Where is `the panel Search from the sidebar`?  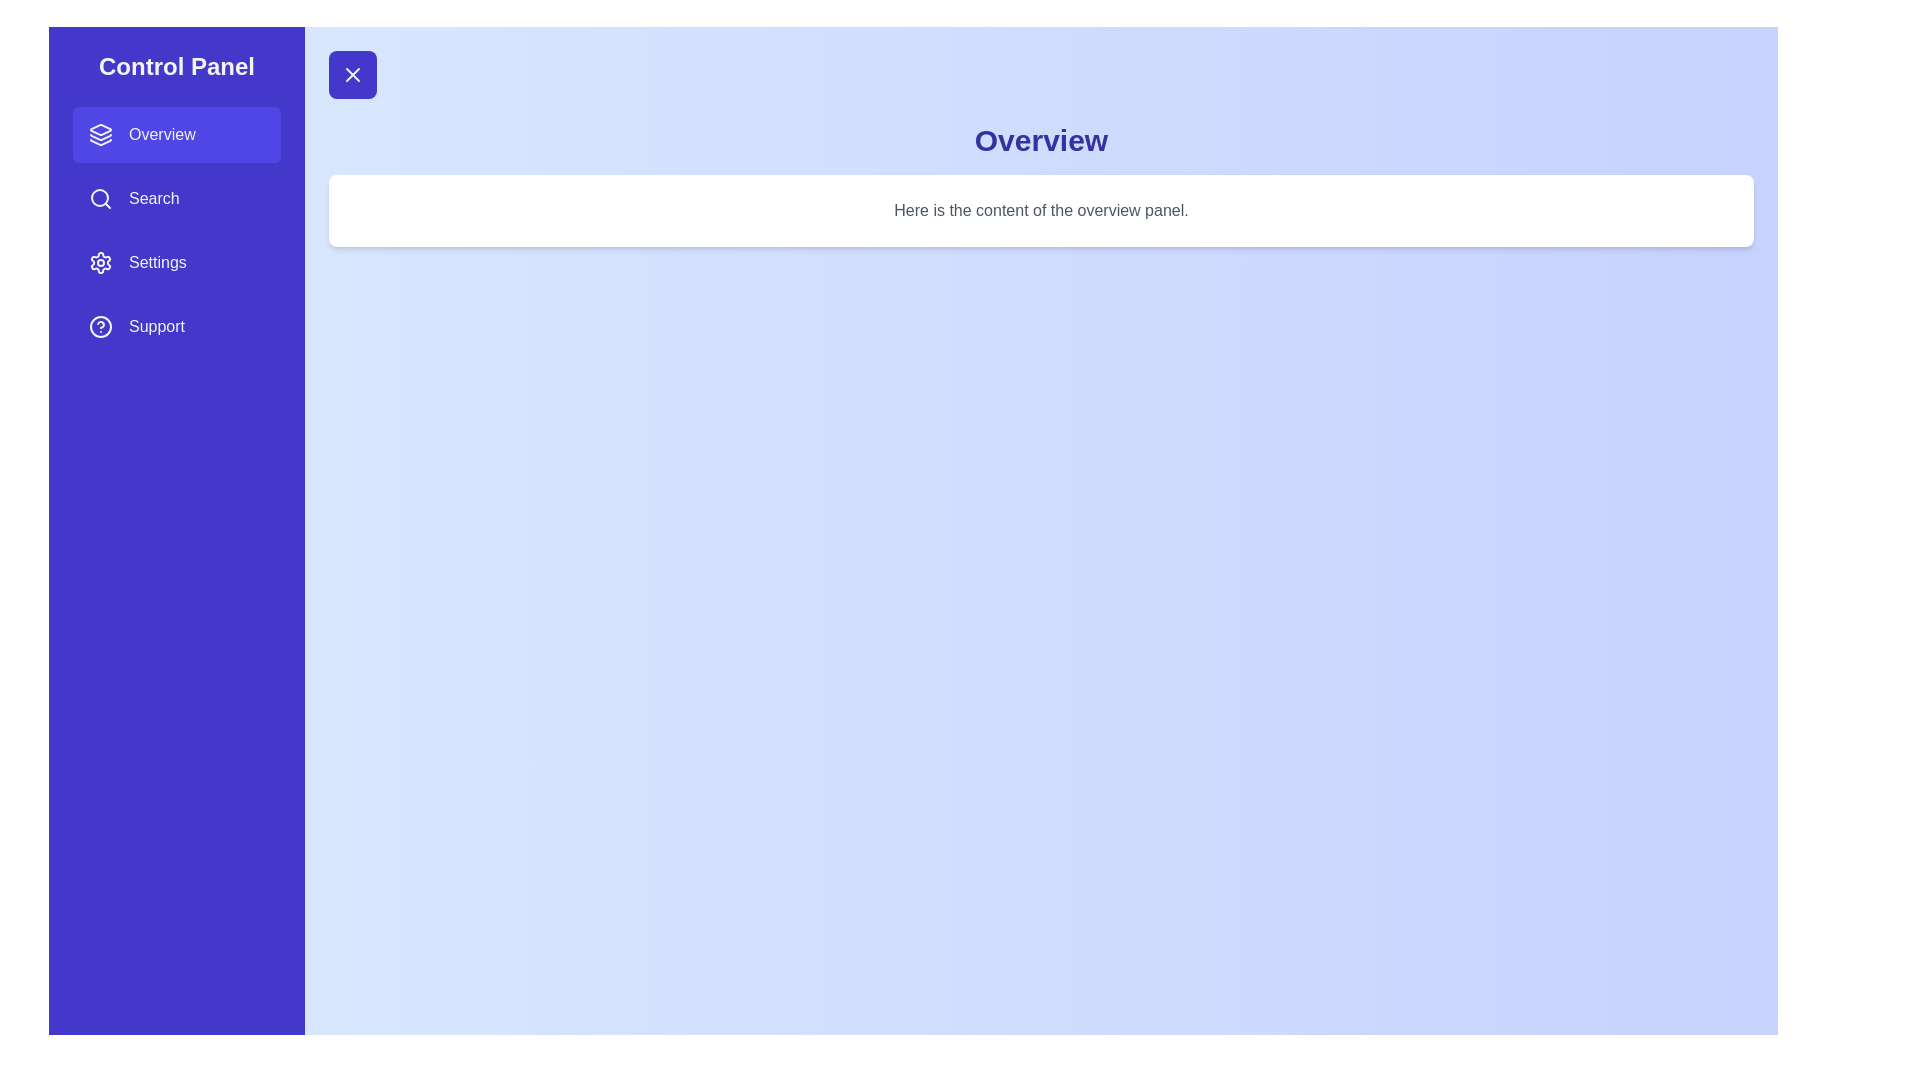
the panel Search from the sidebar is located at coordinates (177, 199).